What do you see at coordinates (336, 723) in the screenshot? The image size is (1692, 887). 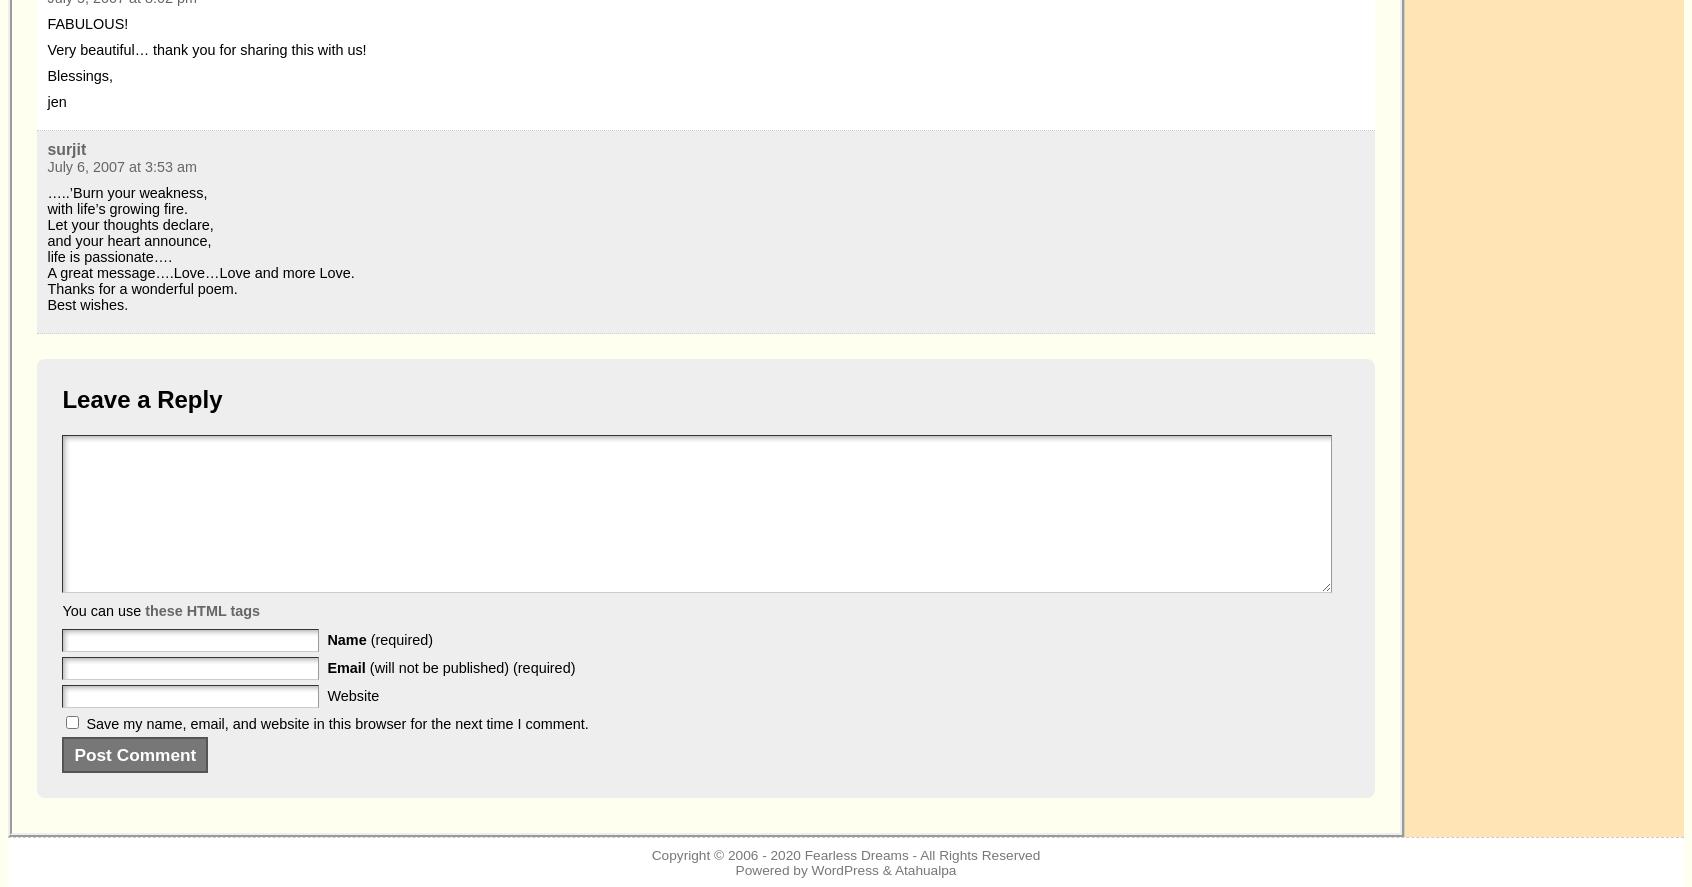 I see `'Save my name, email, and website in this browser for the next time I comment.'` at bounding box center [336, 723].